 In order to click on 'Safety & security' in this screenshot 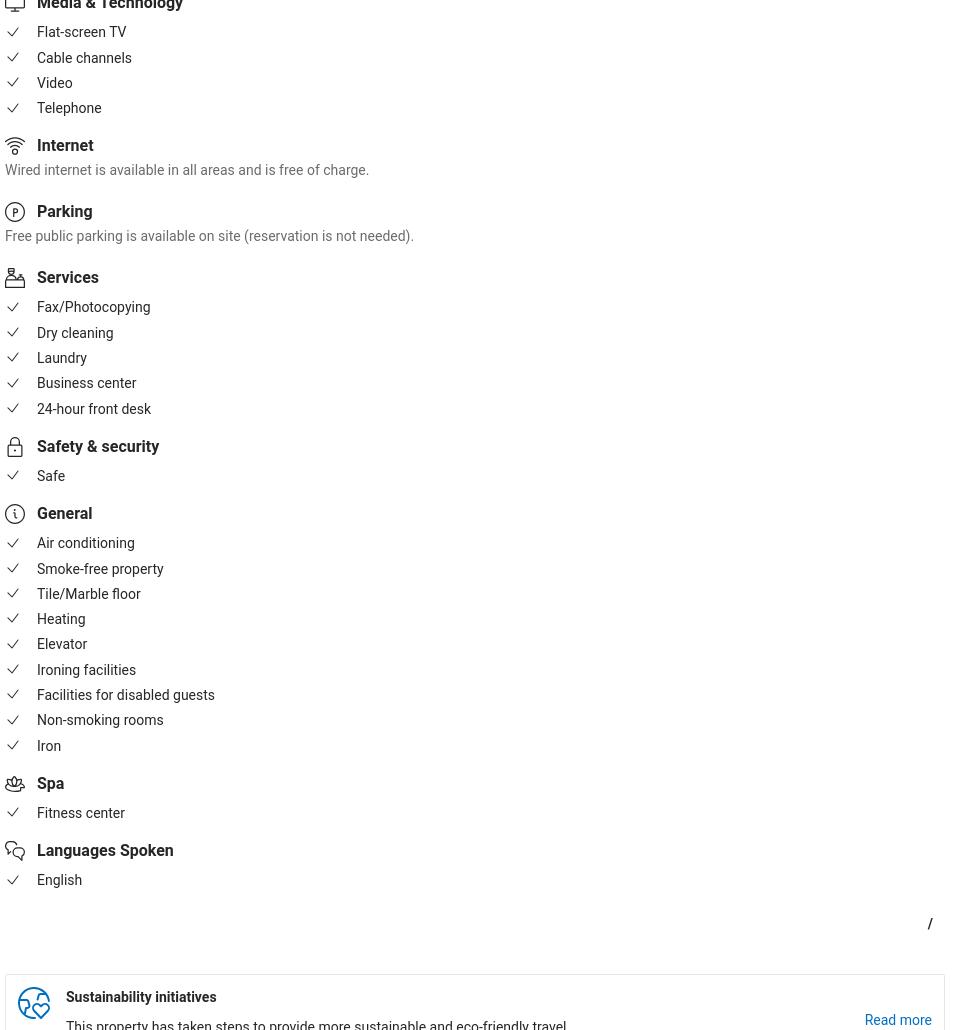, I will do `click(96, 444)`.